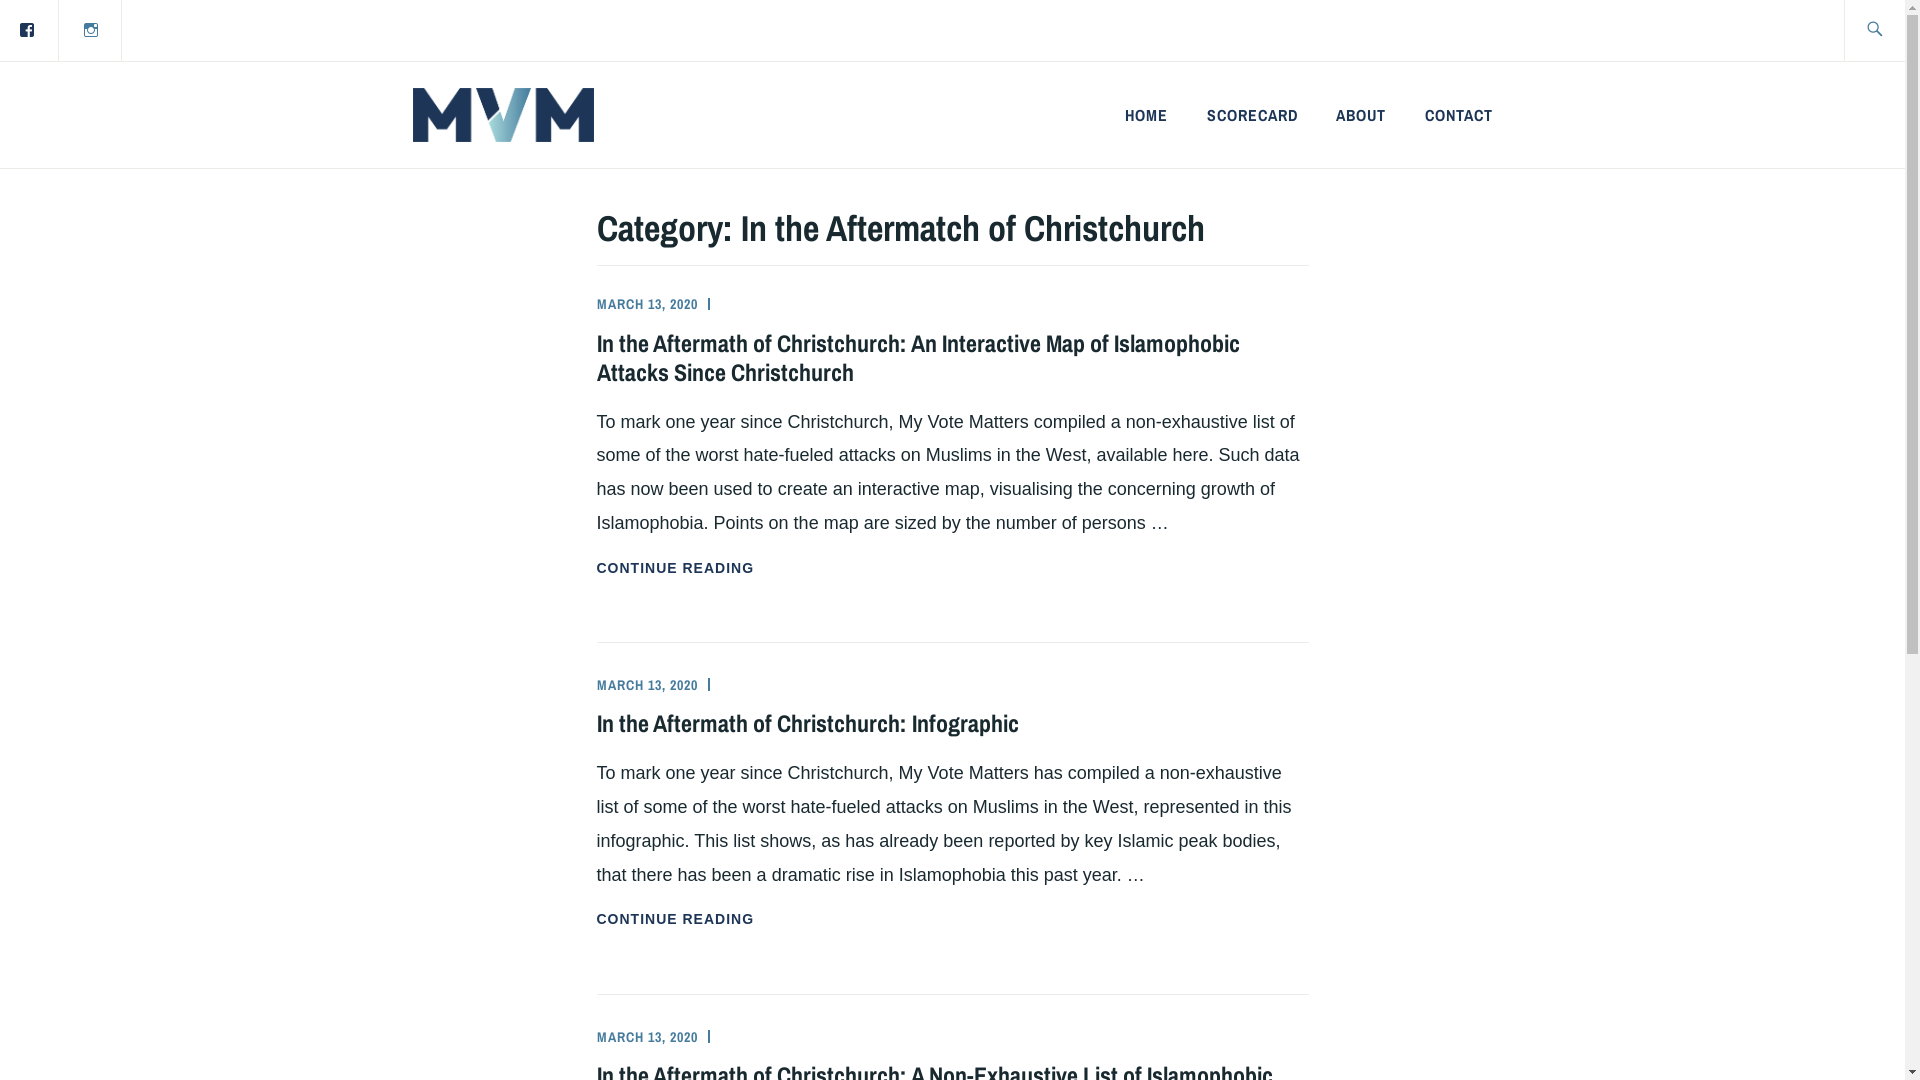  Describe the element at coordinates (1895, 30) in the screenshot. I see `'Search for:'` at that location.